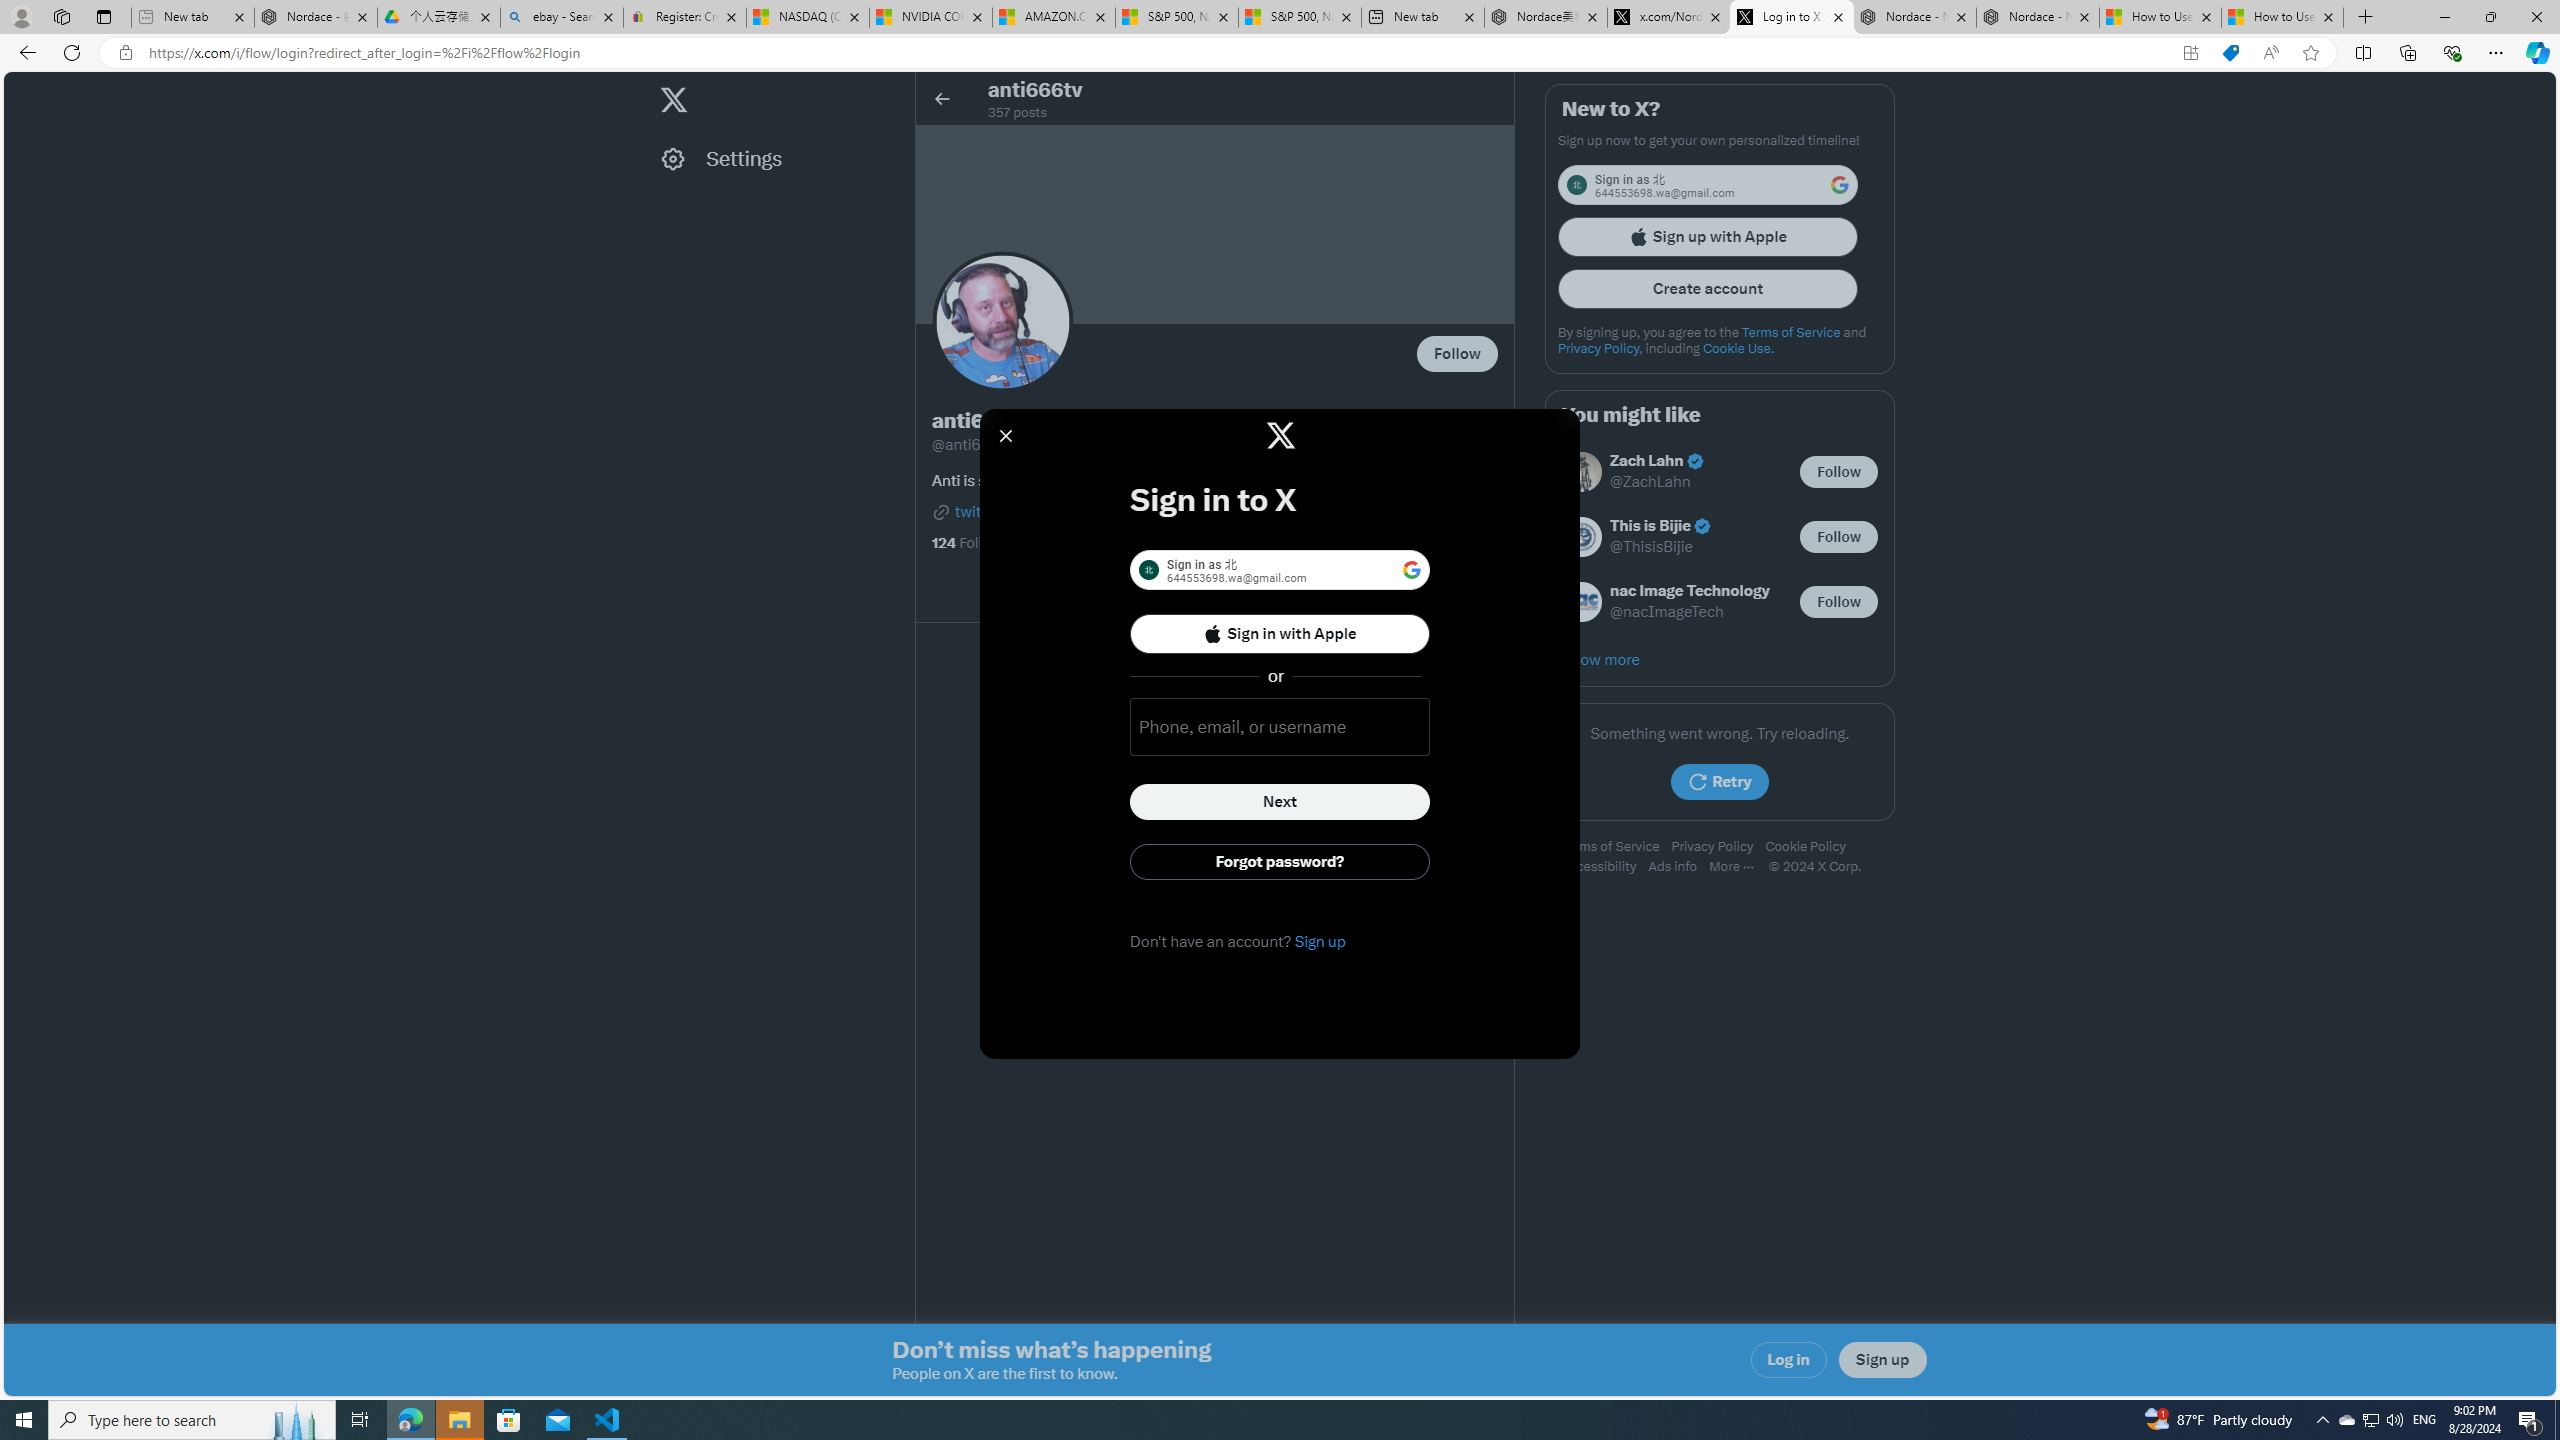 The height and width of the screenshot is (1440, 2560). What do you see at coordinates (61, 16) in the screenshot?
I see `'Workspaces'` at bounding box center [61, 16].